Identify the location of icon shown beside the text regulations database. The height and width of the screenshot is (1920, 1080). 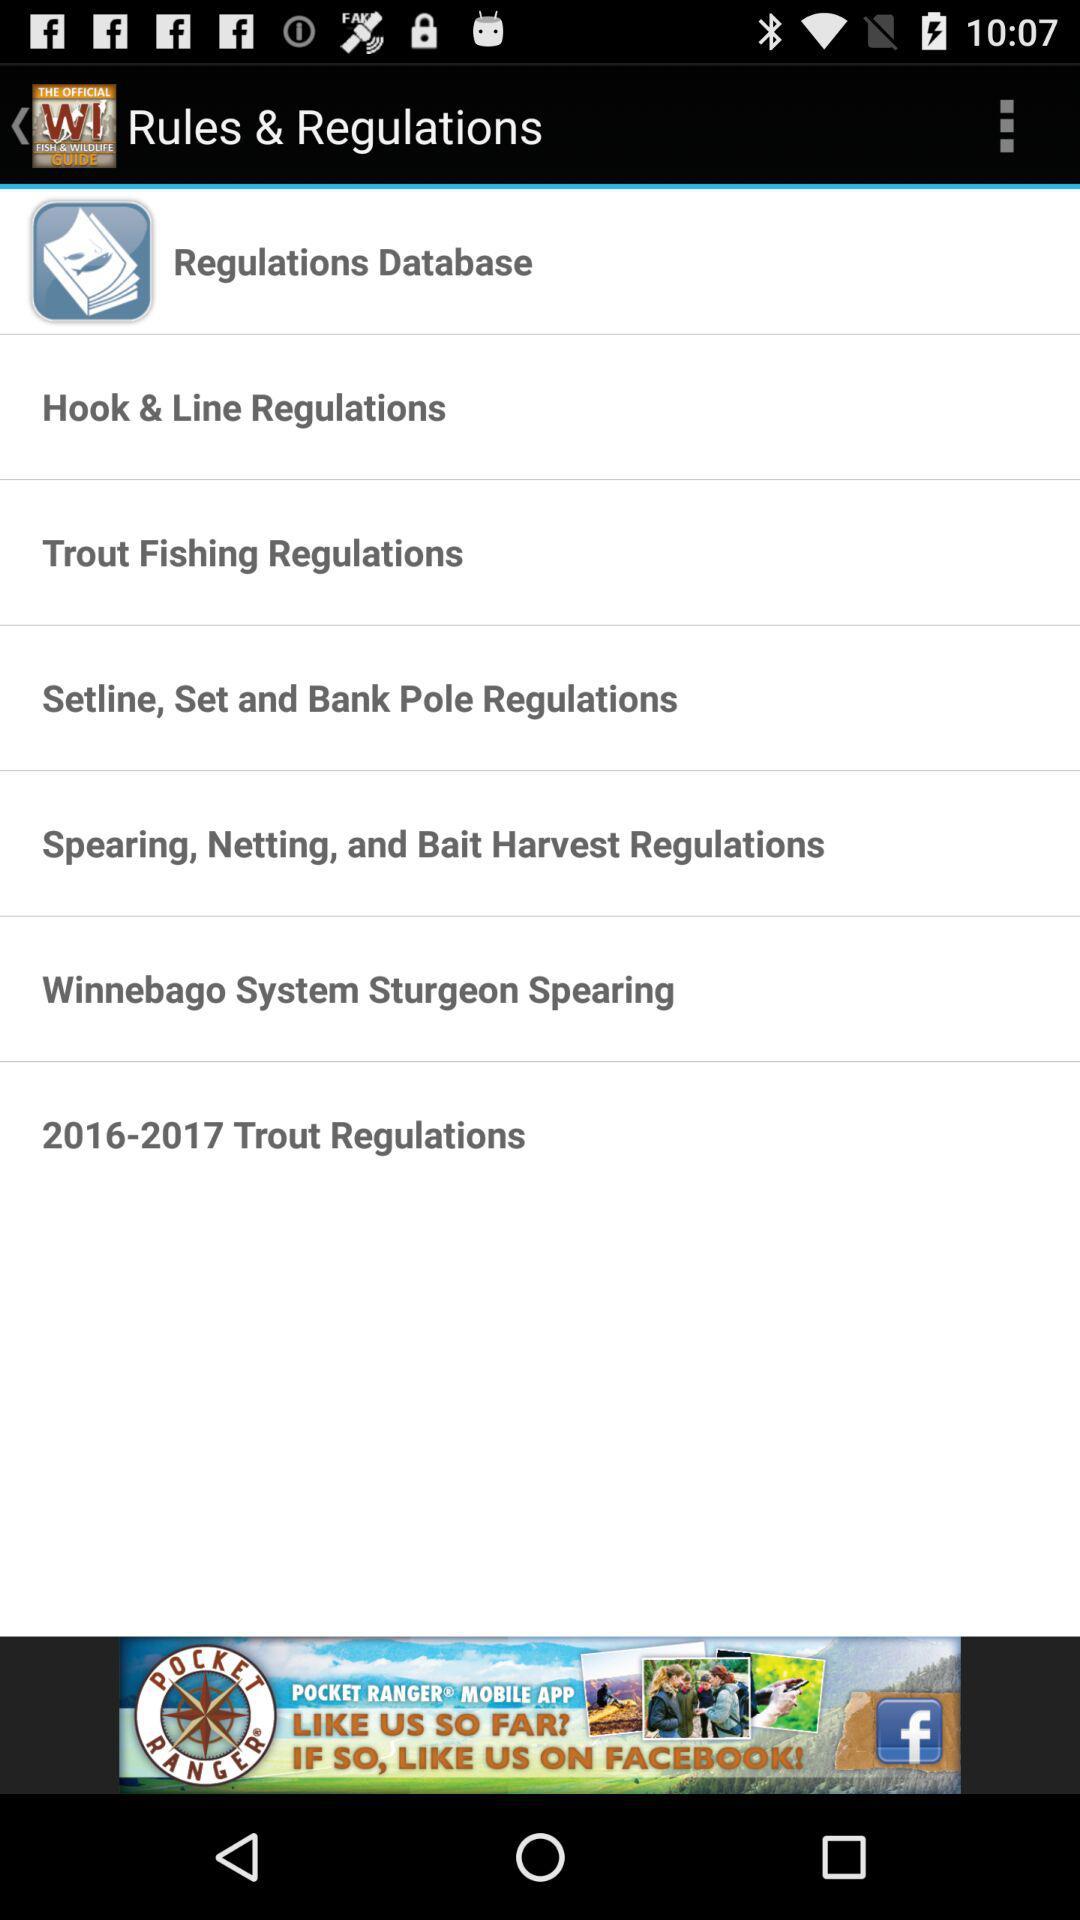
(92, 260).